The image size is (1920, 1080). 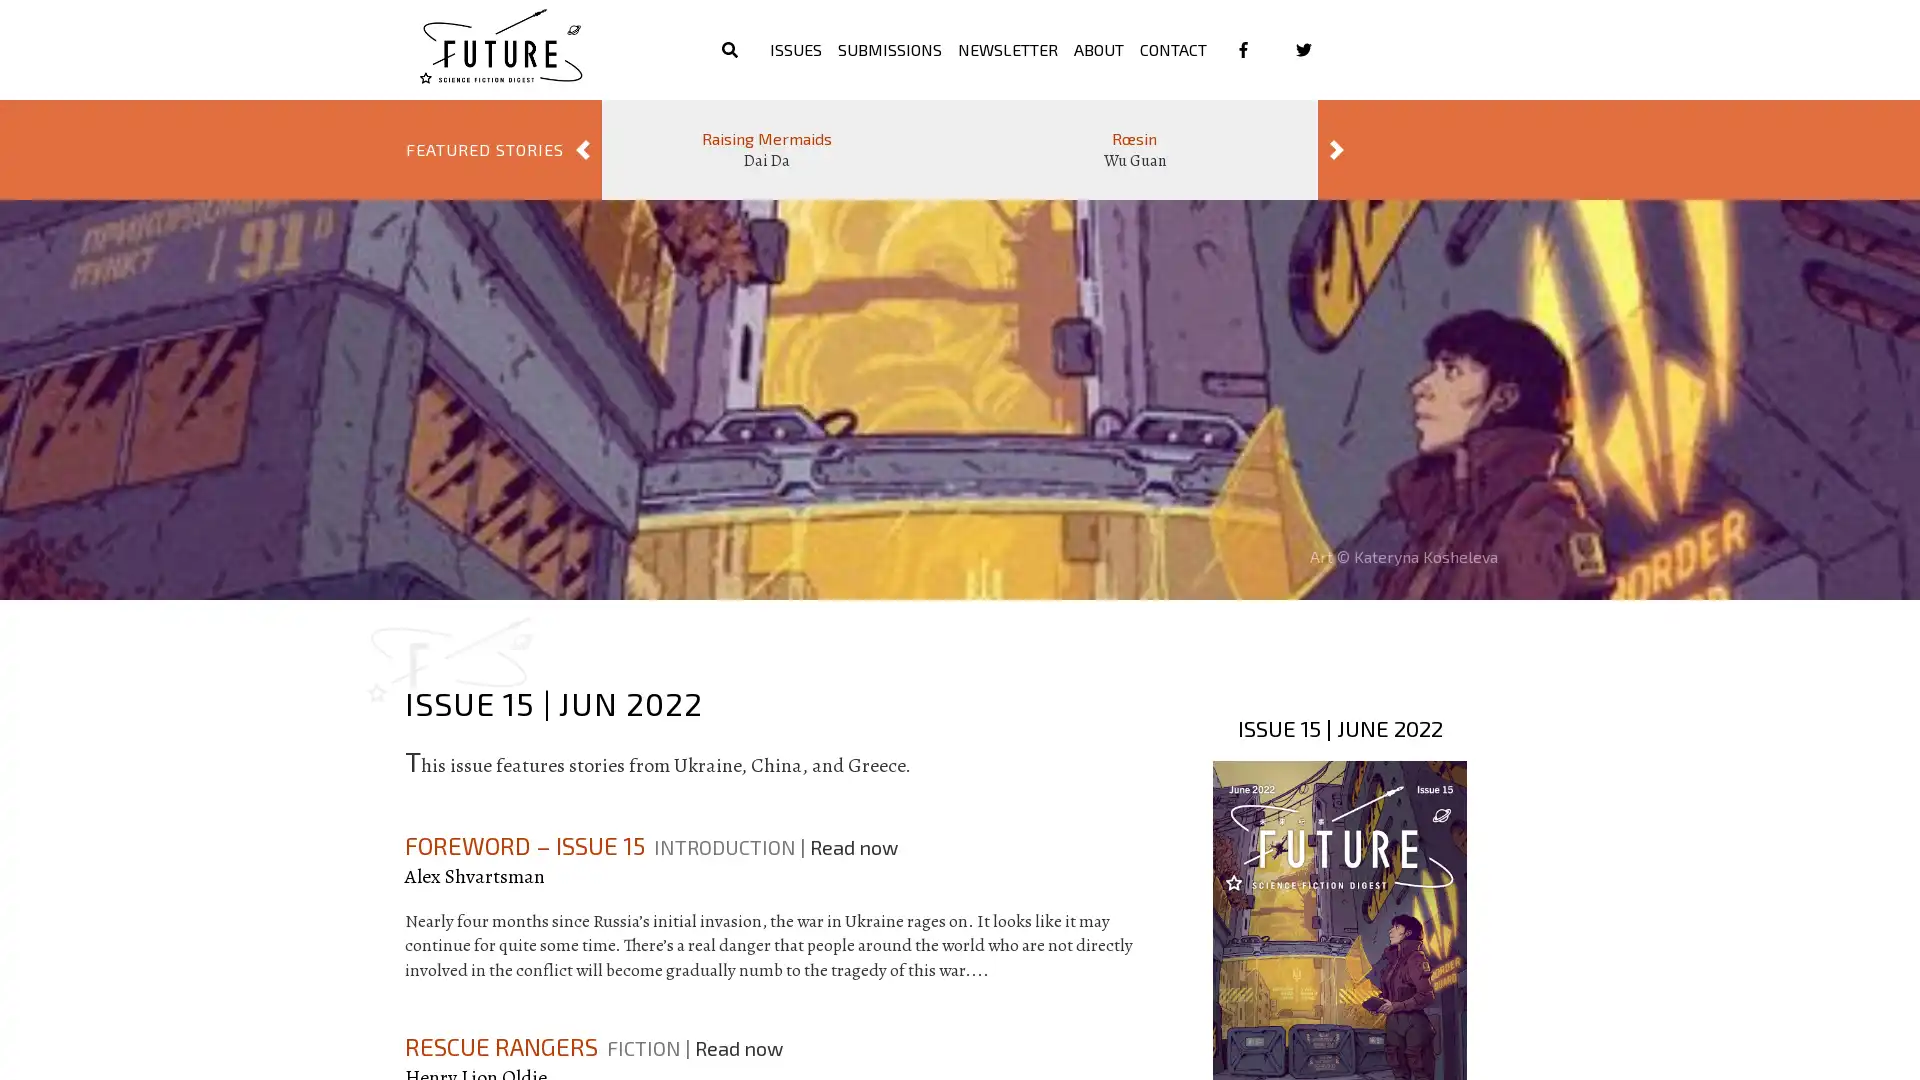 I want to click on Previous, so click(x=581, y=149).